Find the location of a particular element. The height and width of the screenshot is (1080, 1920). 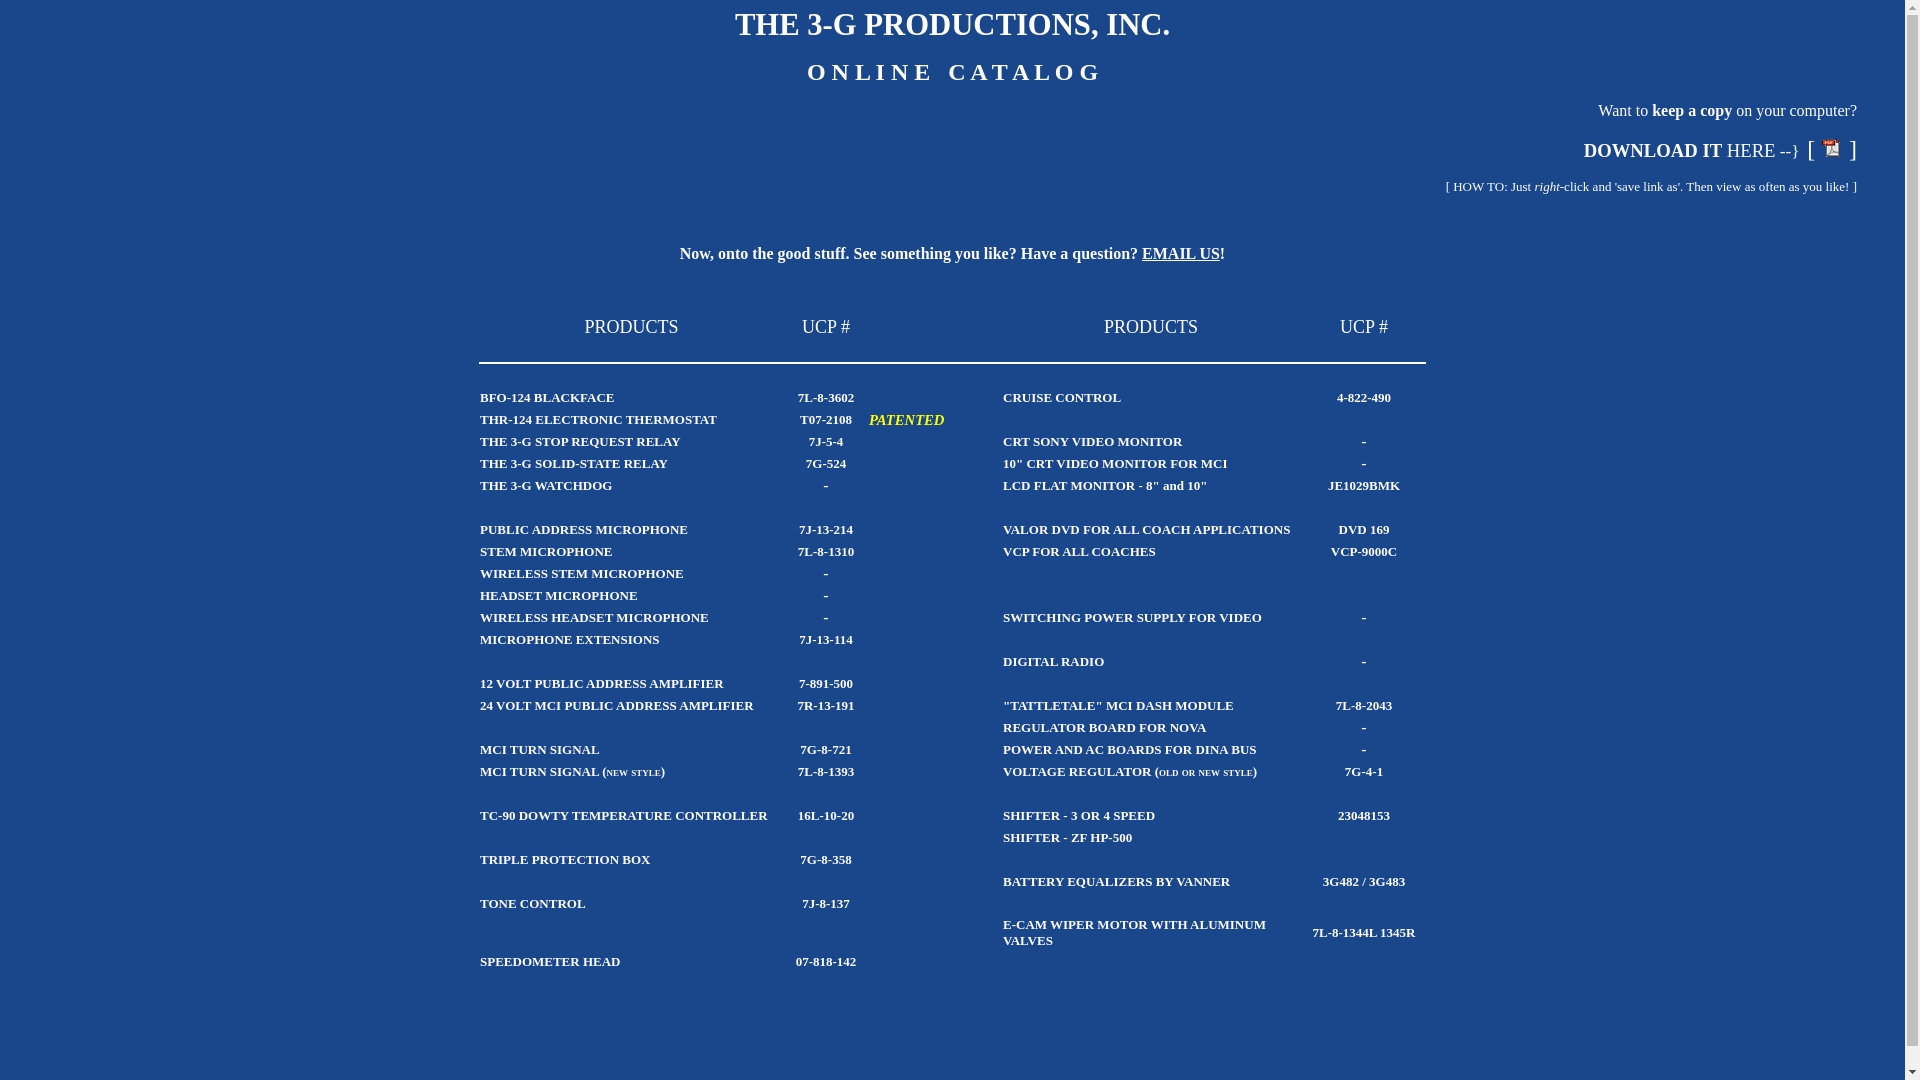

'TC-90 DOWTY TEMPERATURE CONTROLLER' is located at coordinates (623, 815).